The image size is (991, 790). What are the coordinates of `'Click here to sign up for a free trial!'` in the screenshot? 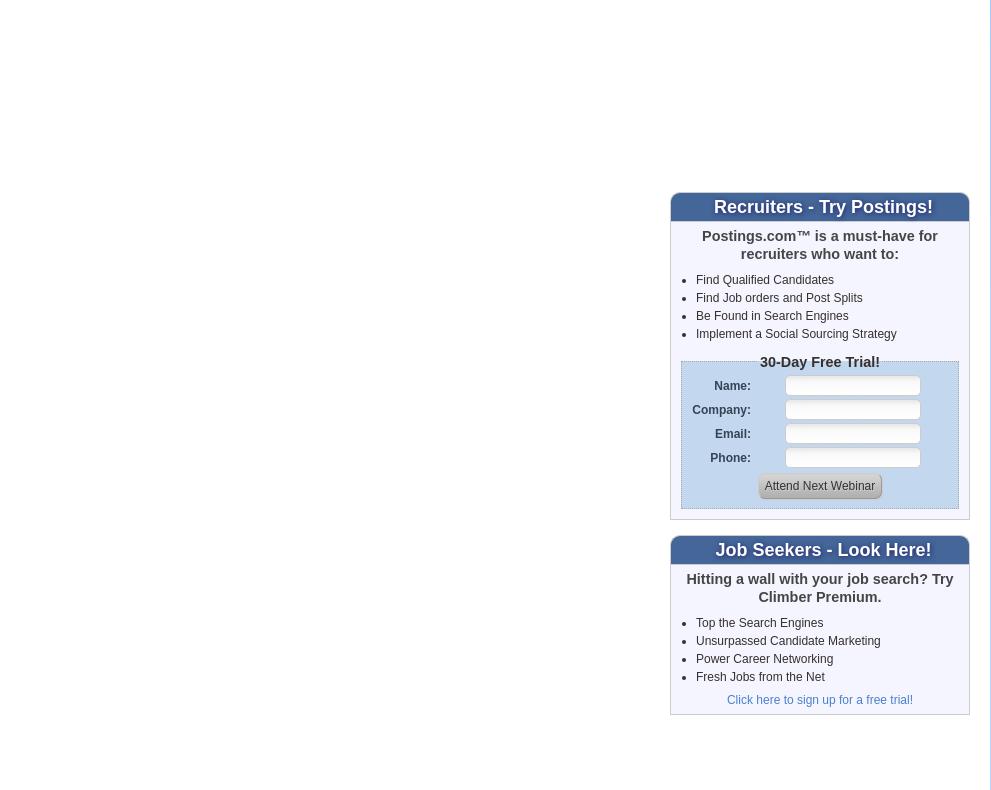 It's located at (818, 699).